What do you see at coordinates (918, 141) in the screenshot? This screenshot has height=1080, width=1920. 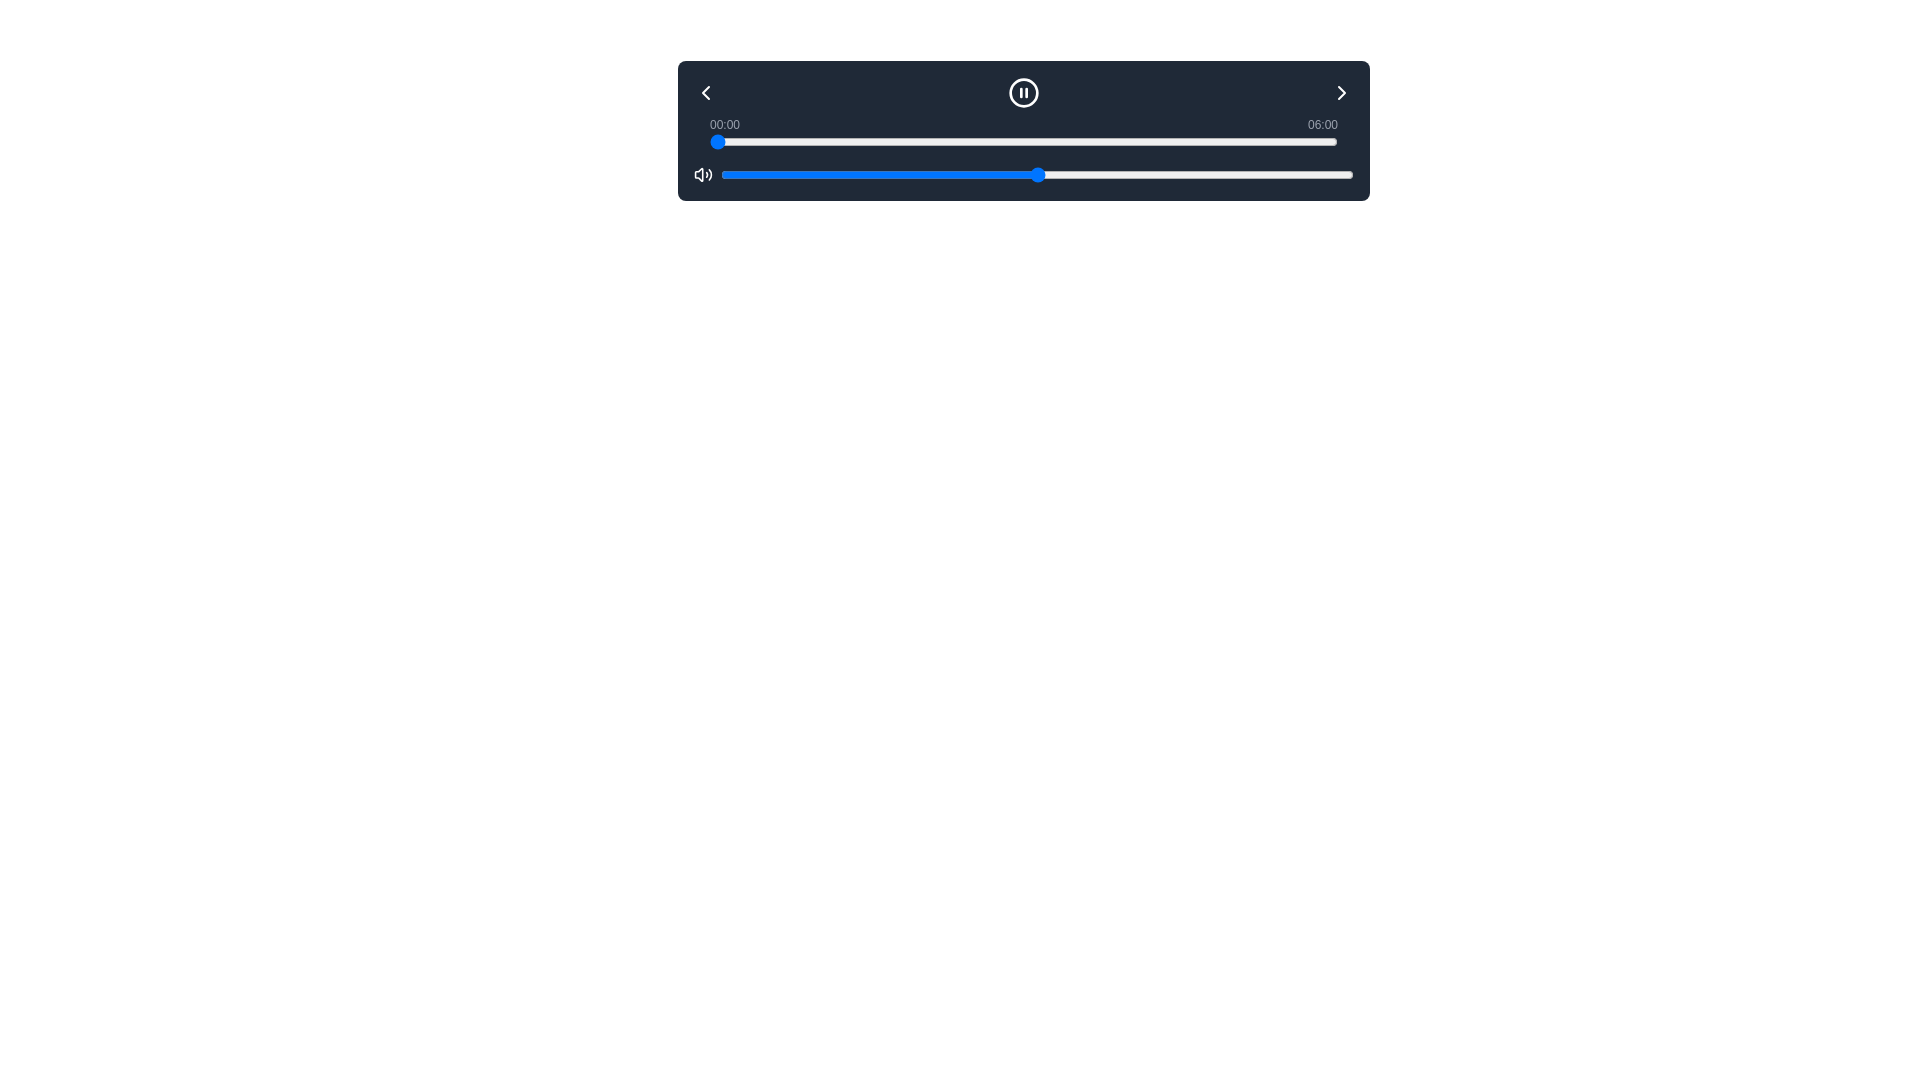 I see `the slider` at bounding box center [918, 141].